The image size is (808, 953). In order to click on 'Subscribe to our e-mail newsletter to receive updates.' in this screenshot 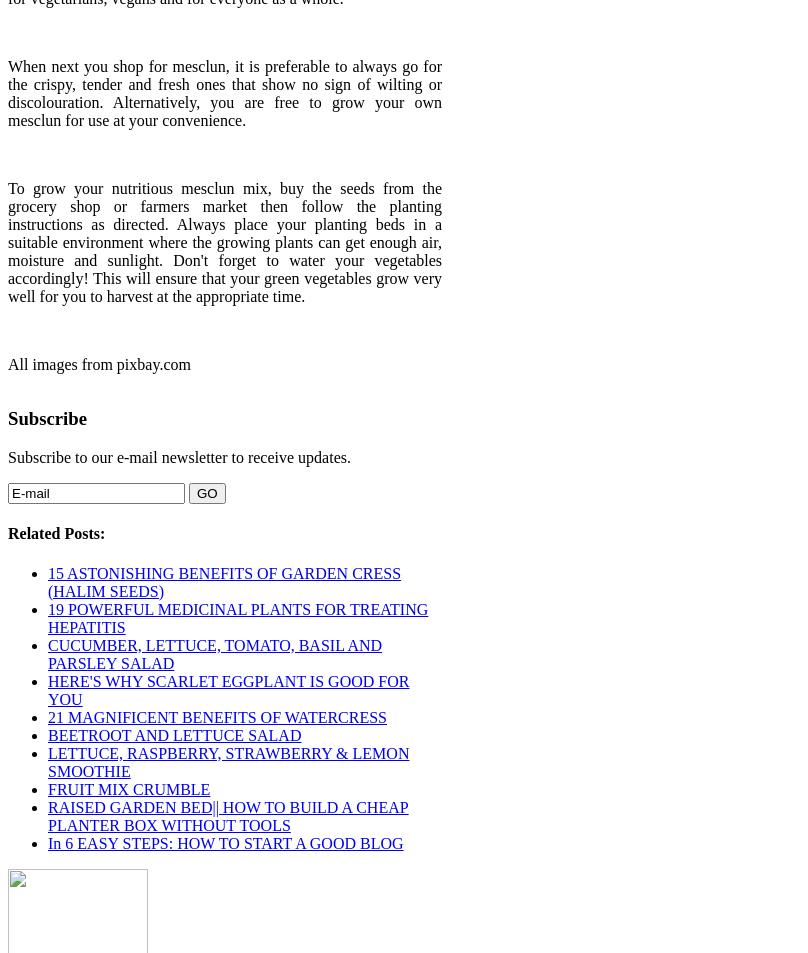, I will do `click(178, 456)`.